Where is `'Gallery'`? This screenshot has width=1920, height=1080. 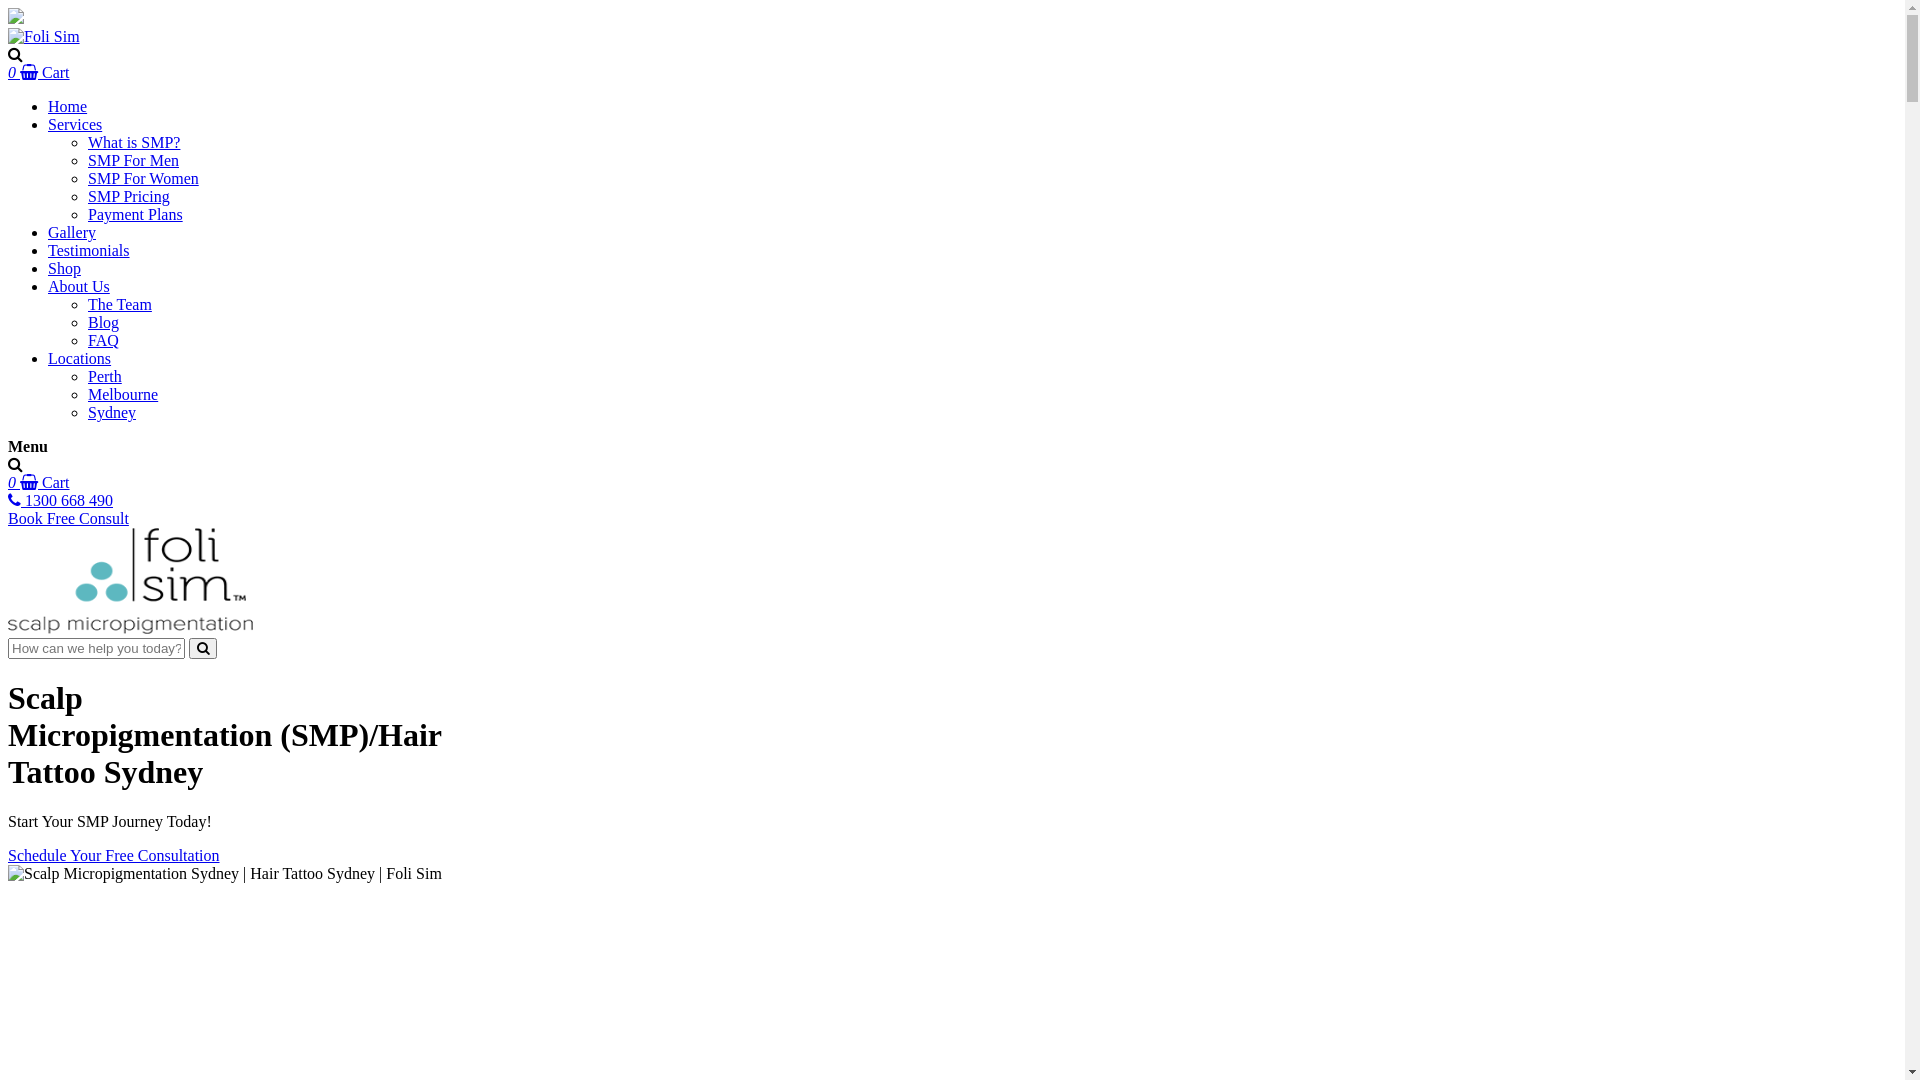 'Gallery' is located at coordinates (72, 231).